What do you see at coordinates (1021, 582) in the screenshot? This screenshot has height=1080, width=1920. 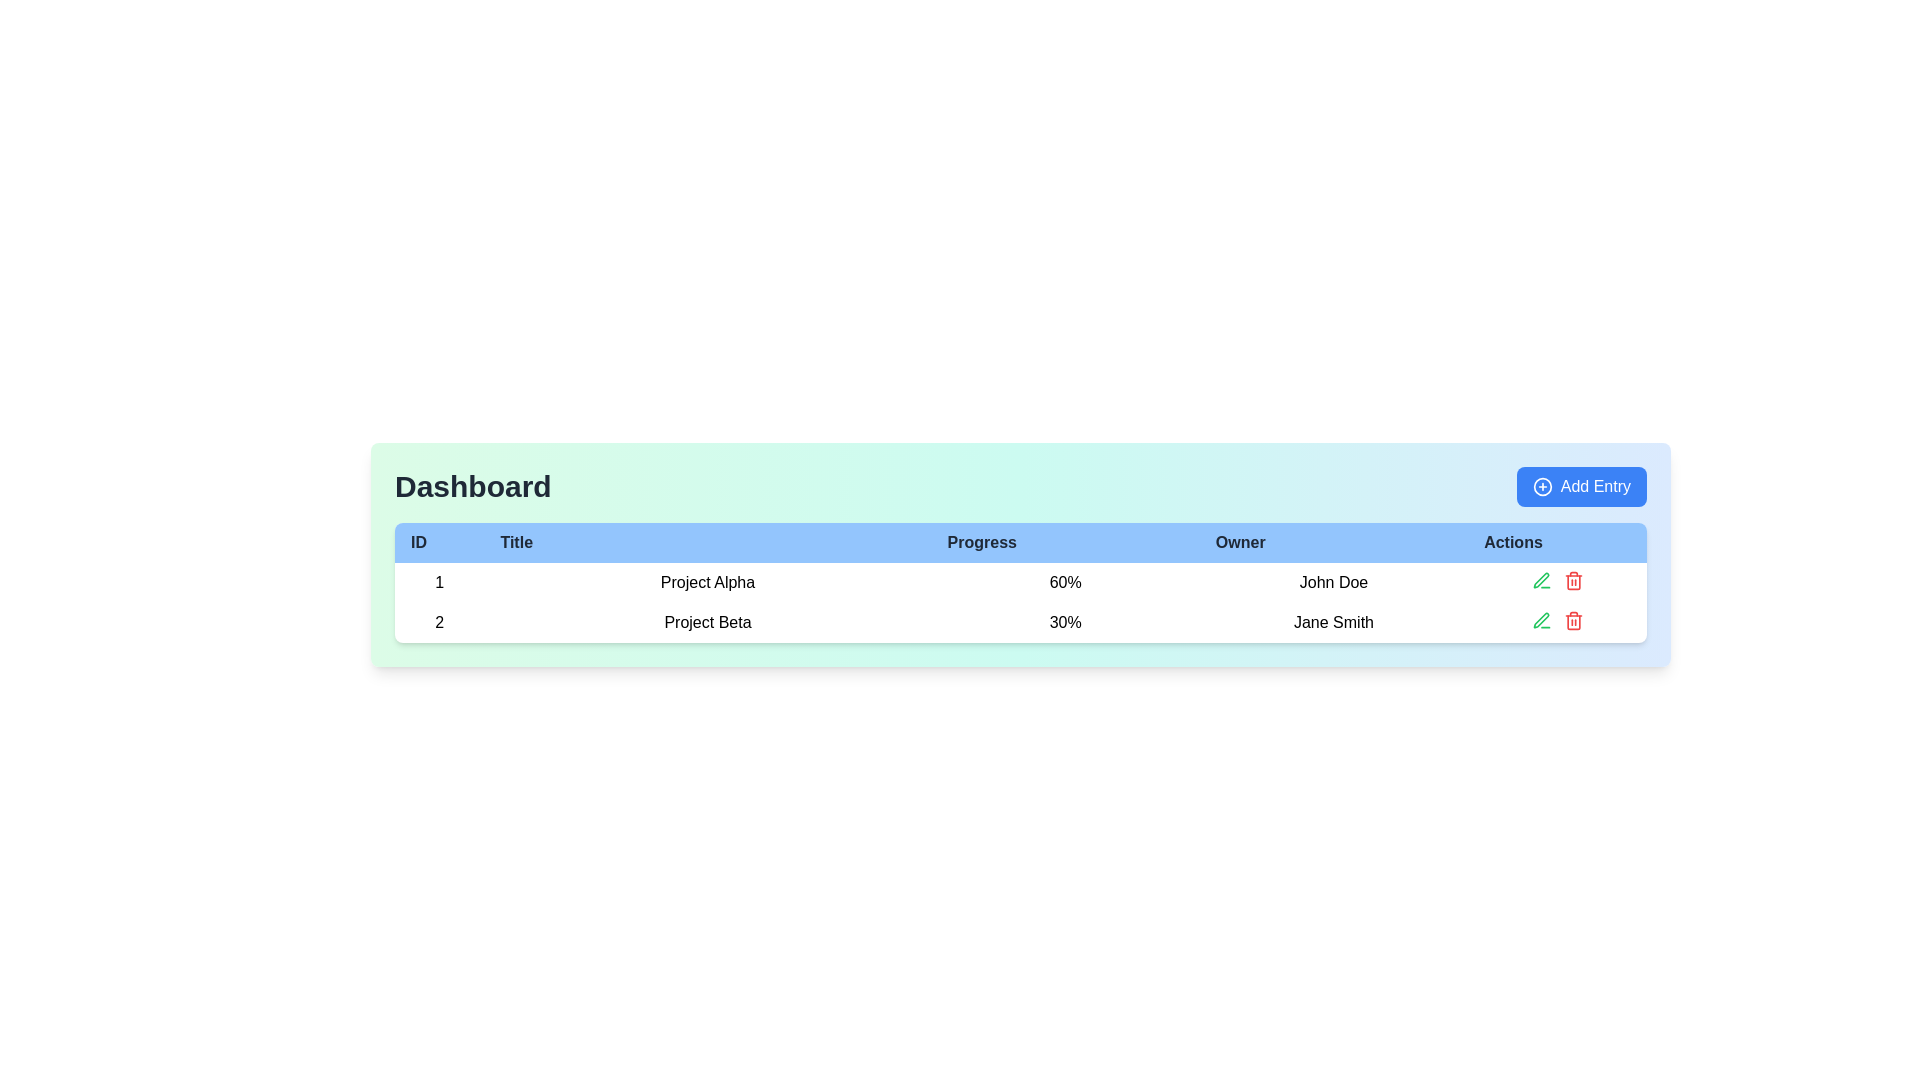 I see `the first row of the data table containing ID '1', project title 'Project Alpha', progress '60%', owner 'John Doe', and action icons` at bounding box center [1021, 582].